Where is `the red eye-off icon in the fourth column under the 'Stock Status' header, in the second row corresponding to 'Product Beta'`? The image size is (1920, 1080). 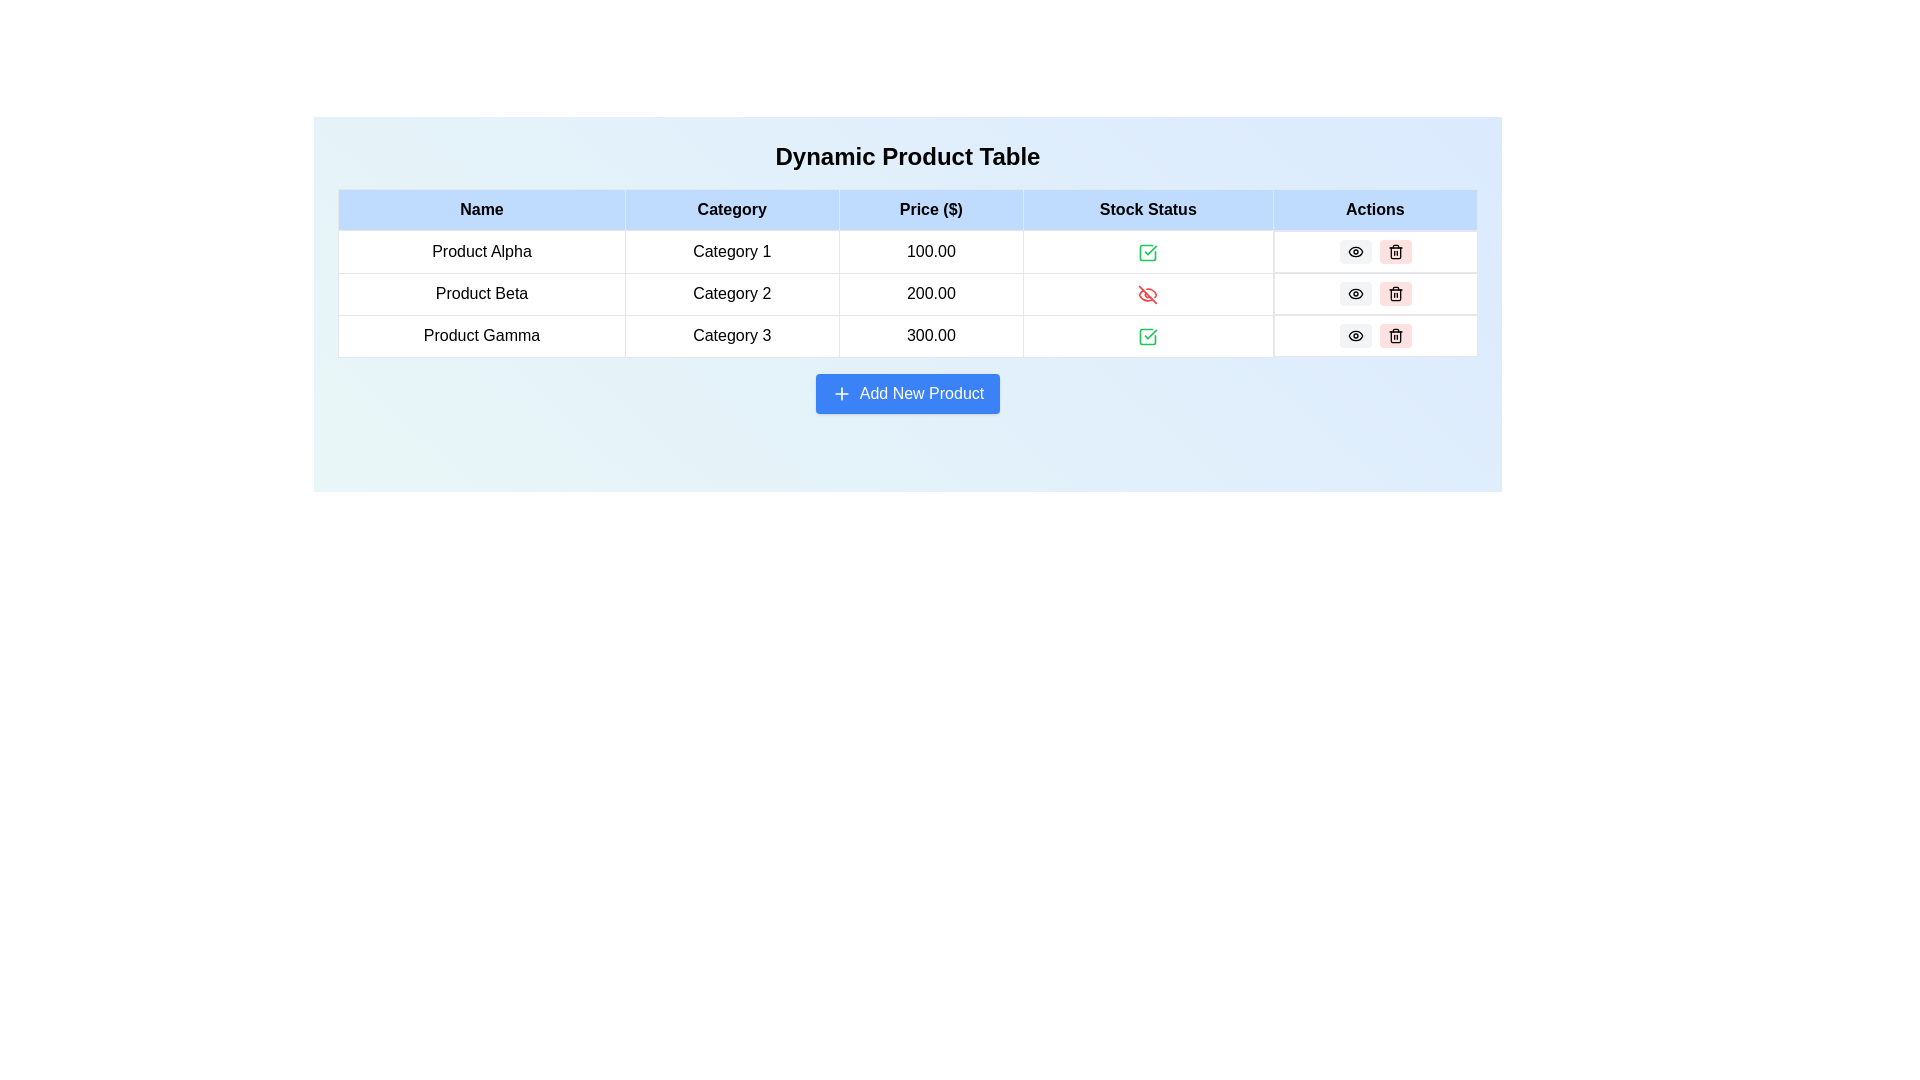
the red eye-off icon in the fourth column under the 'Stock Status' header, in the second row corresponding to 'Product Beta' is located at coordinates (1148, 293).